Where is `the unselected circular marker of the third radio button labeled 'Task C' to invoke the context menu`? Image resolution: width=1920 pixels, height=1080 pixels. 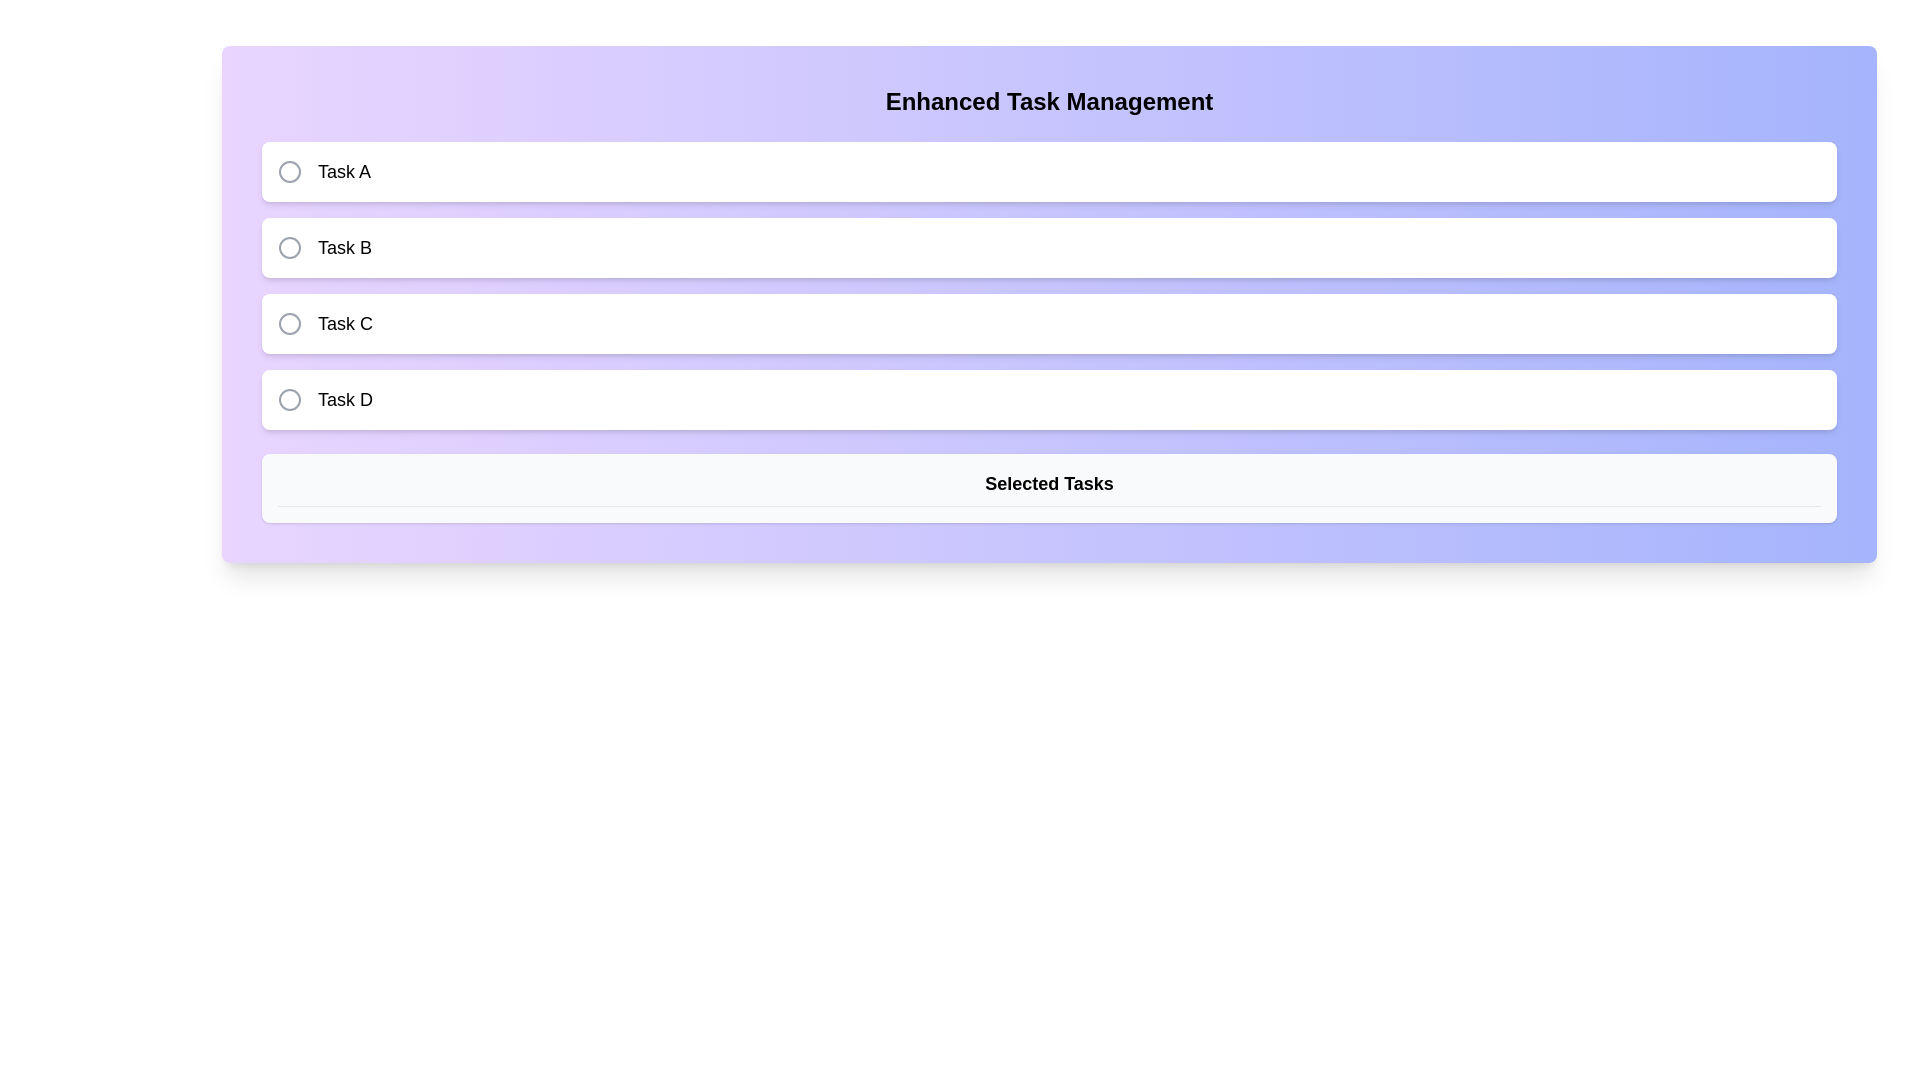 the unselected circular marker of the third radio button labeled 'Task C' to invoke the context menu is located at coordinates (288, 323).